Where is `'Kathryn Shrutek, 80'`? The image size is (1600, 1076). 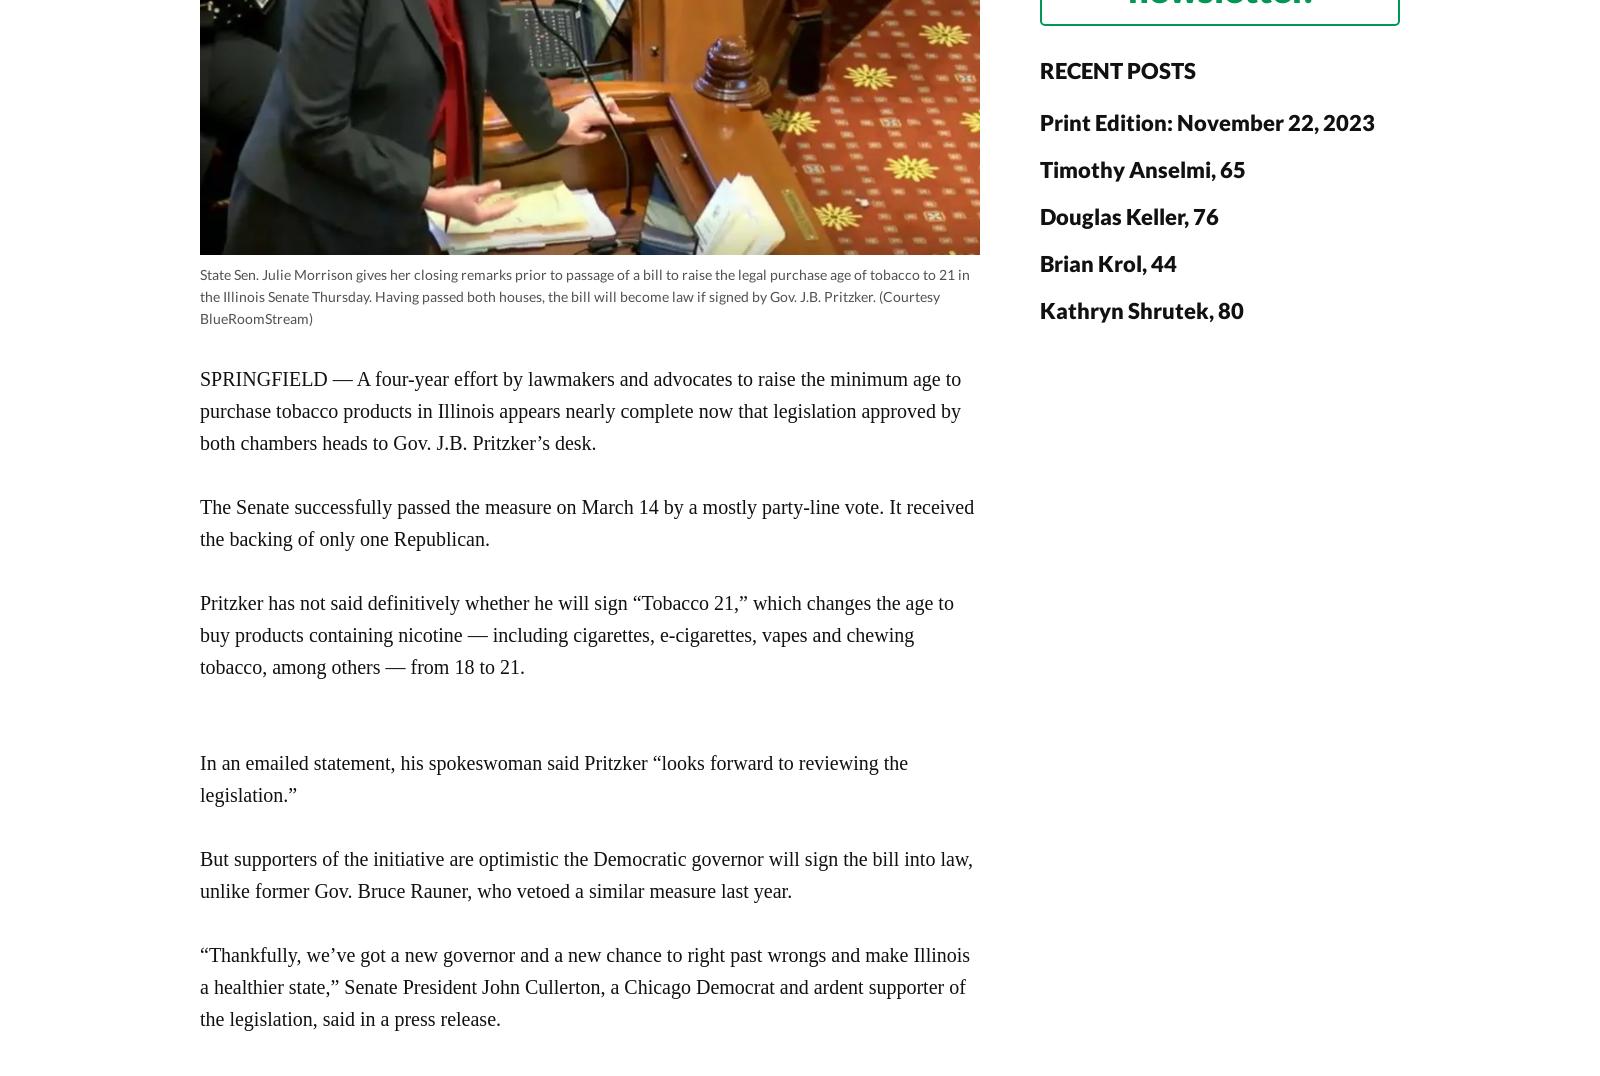 'Kathryn Shrutek, 80' is located at coordinates (1141, 308).